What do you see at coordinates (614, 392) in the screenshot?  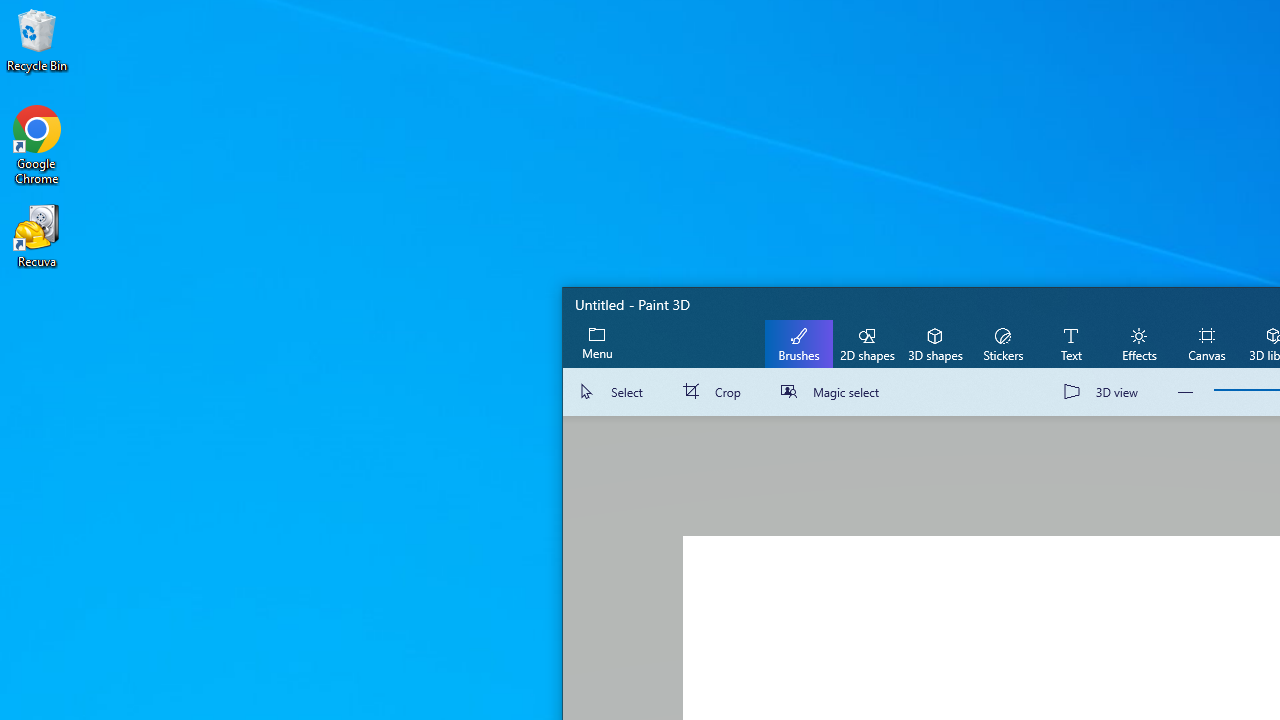 I see `'Select'` at bounding box center [614, 392].